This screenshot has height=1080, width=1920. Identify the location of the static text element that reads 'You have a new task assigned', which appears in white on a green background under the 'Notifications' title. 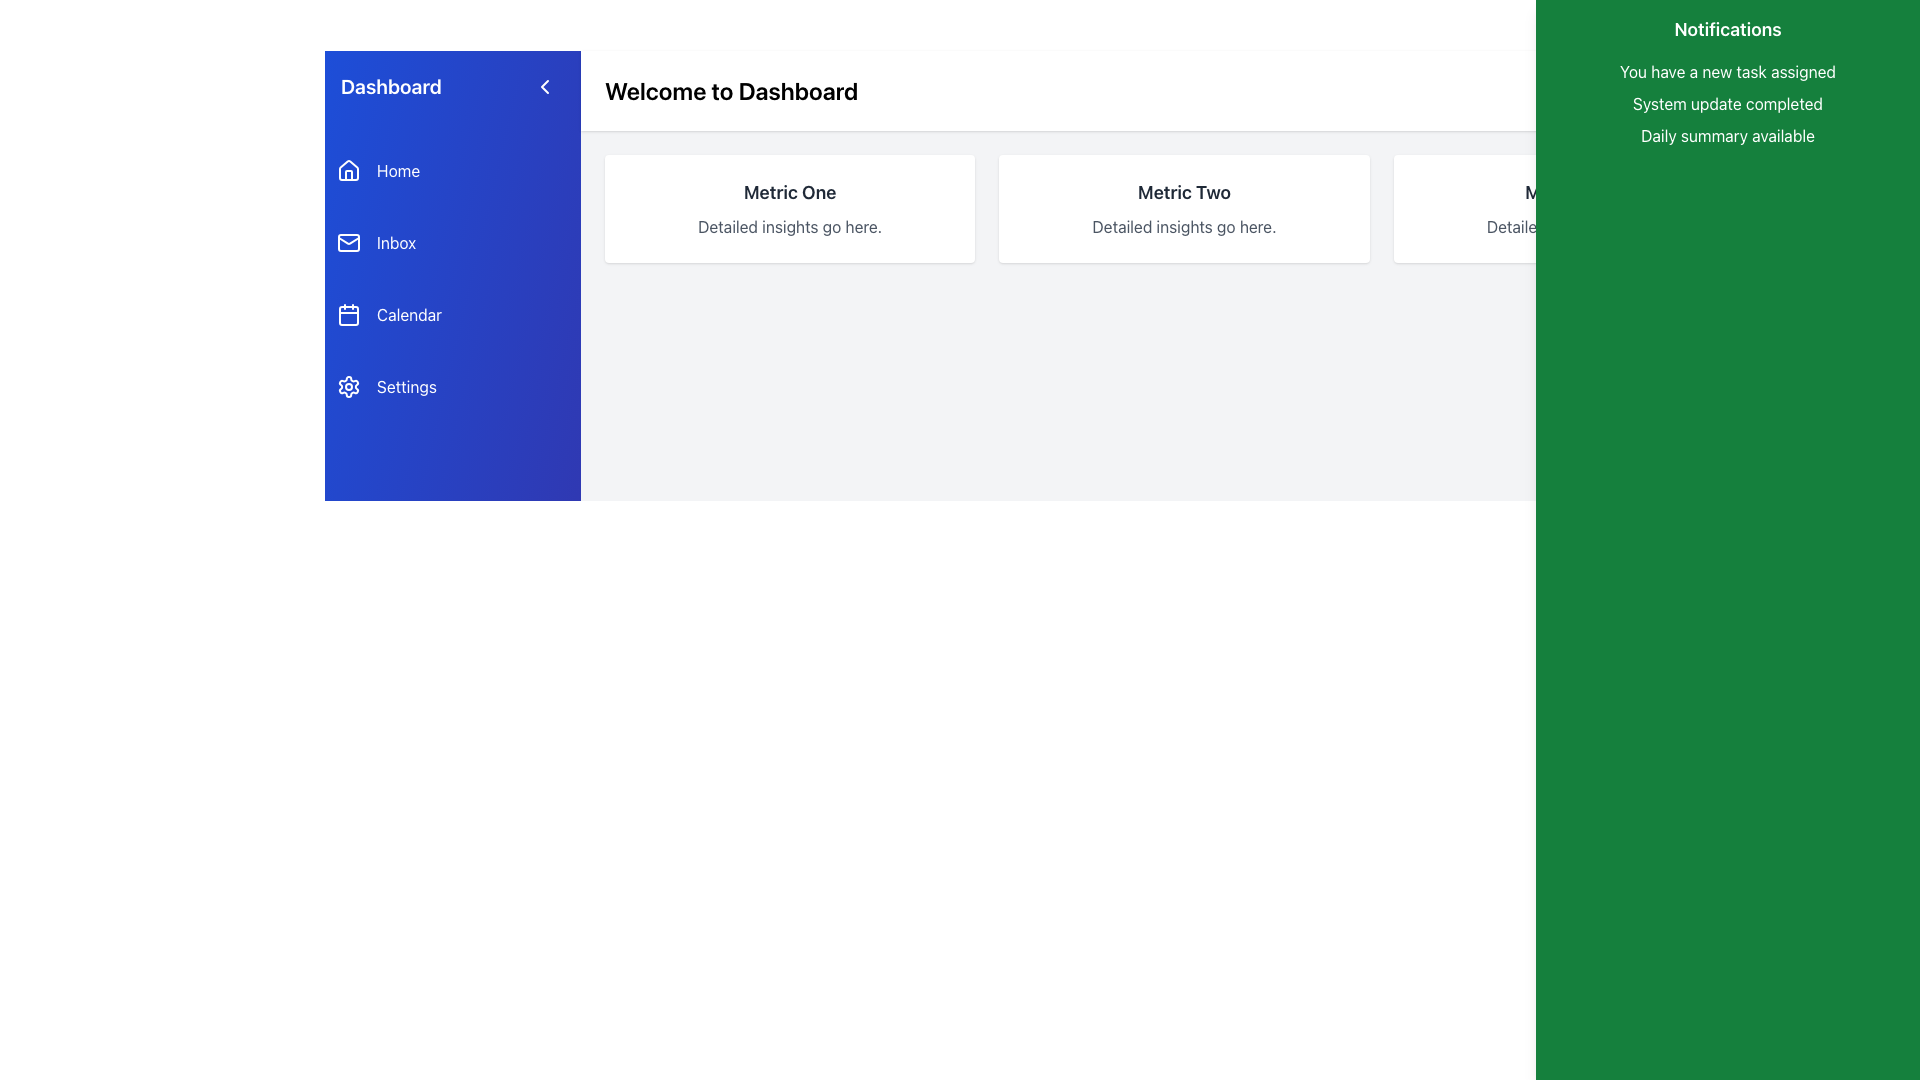
(1727, 71).